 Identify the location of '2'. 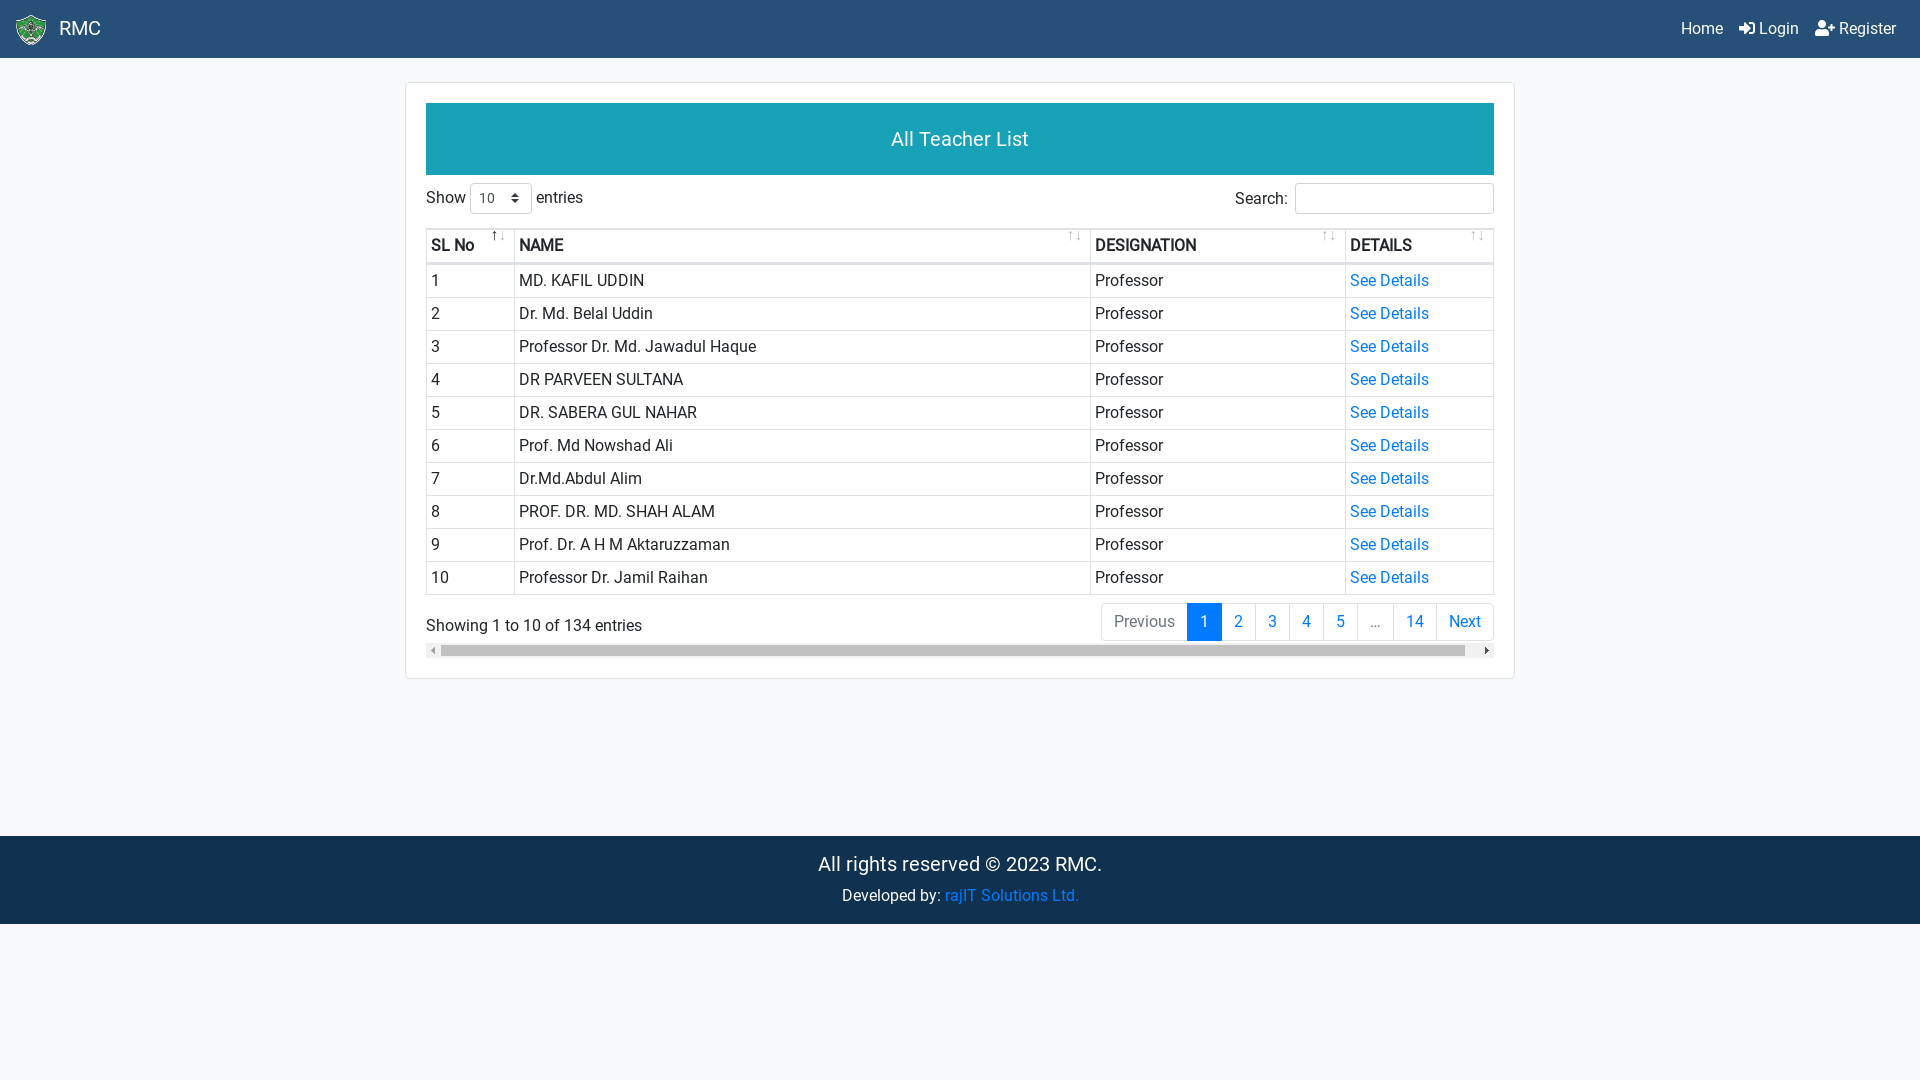
(1219, 620).